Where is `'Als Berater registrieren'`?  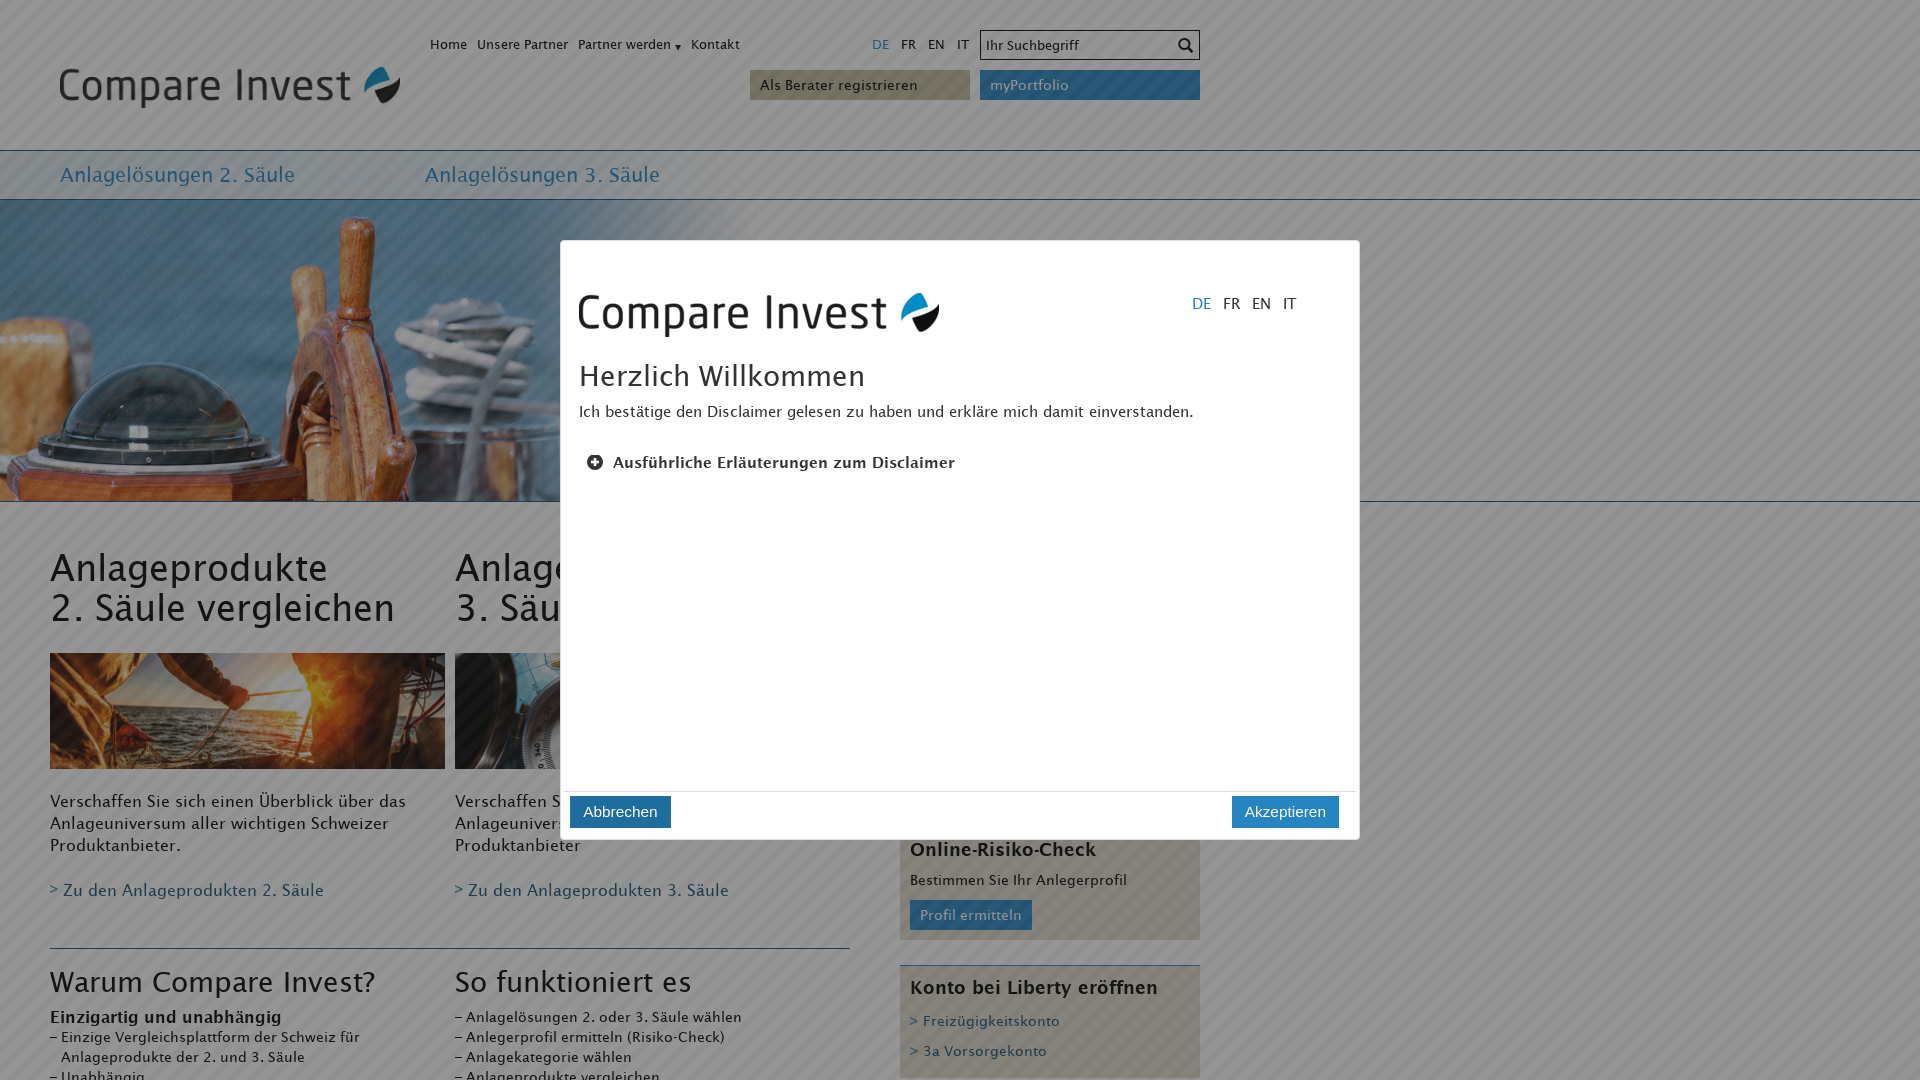 'Als Berater registrieren' is located at coordinates (758, 83).